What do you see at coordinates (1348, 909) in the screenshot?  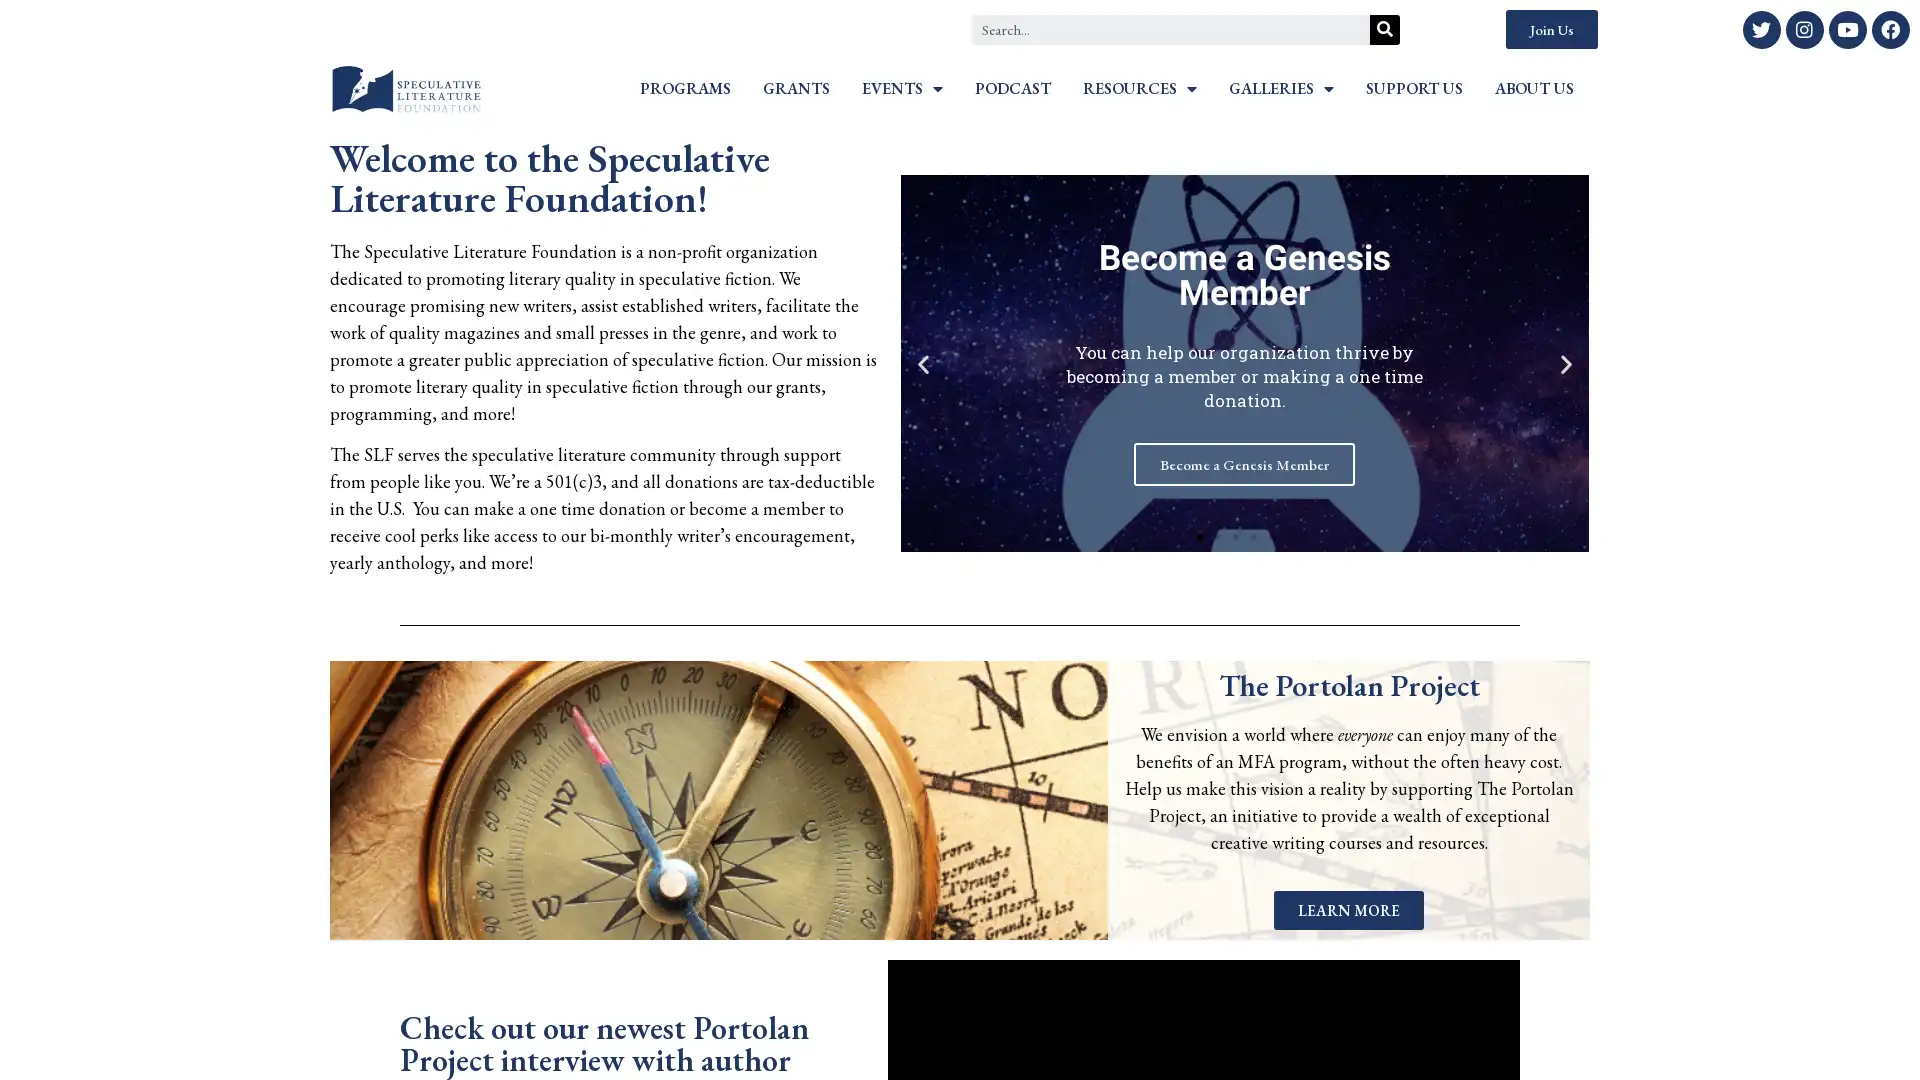 I see `LEARN MORE` at bounding box center [1348, 909].